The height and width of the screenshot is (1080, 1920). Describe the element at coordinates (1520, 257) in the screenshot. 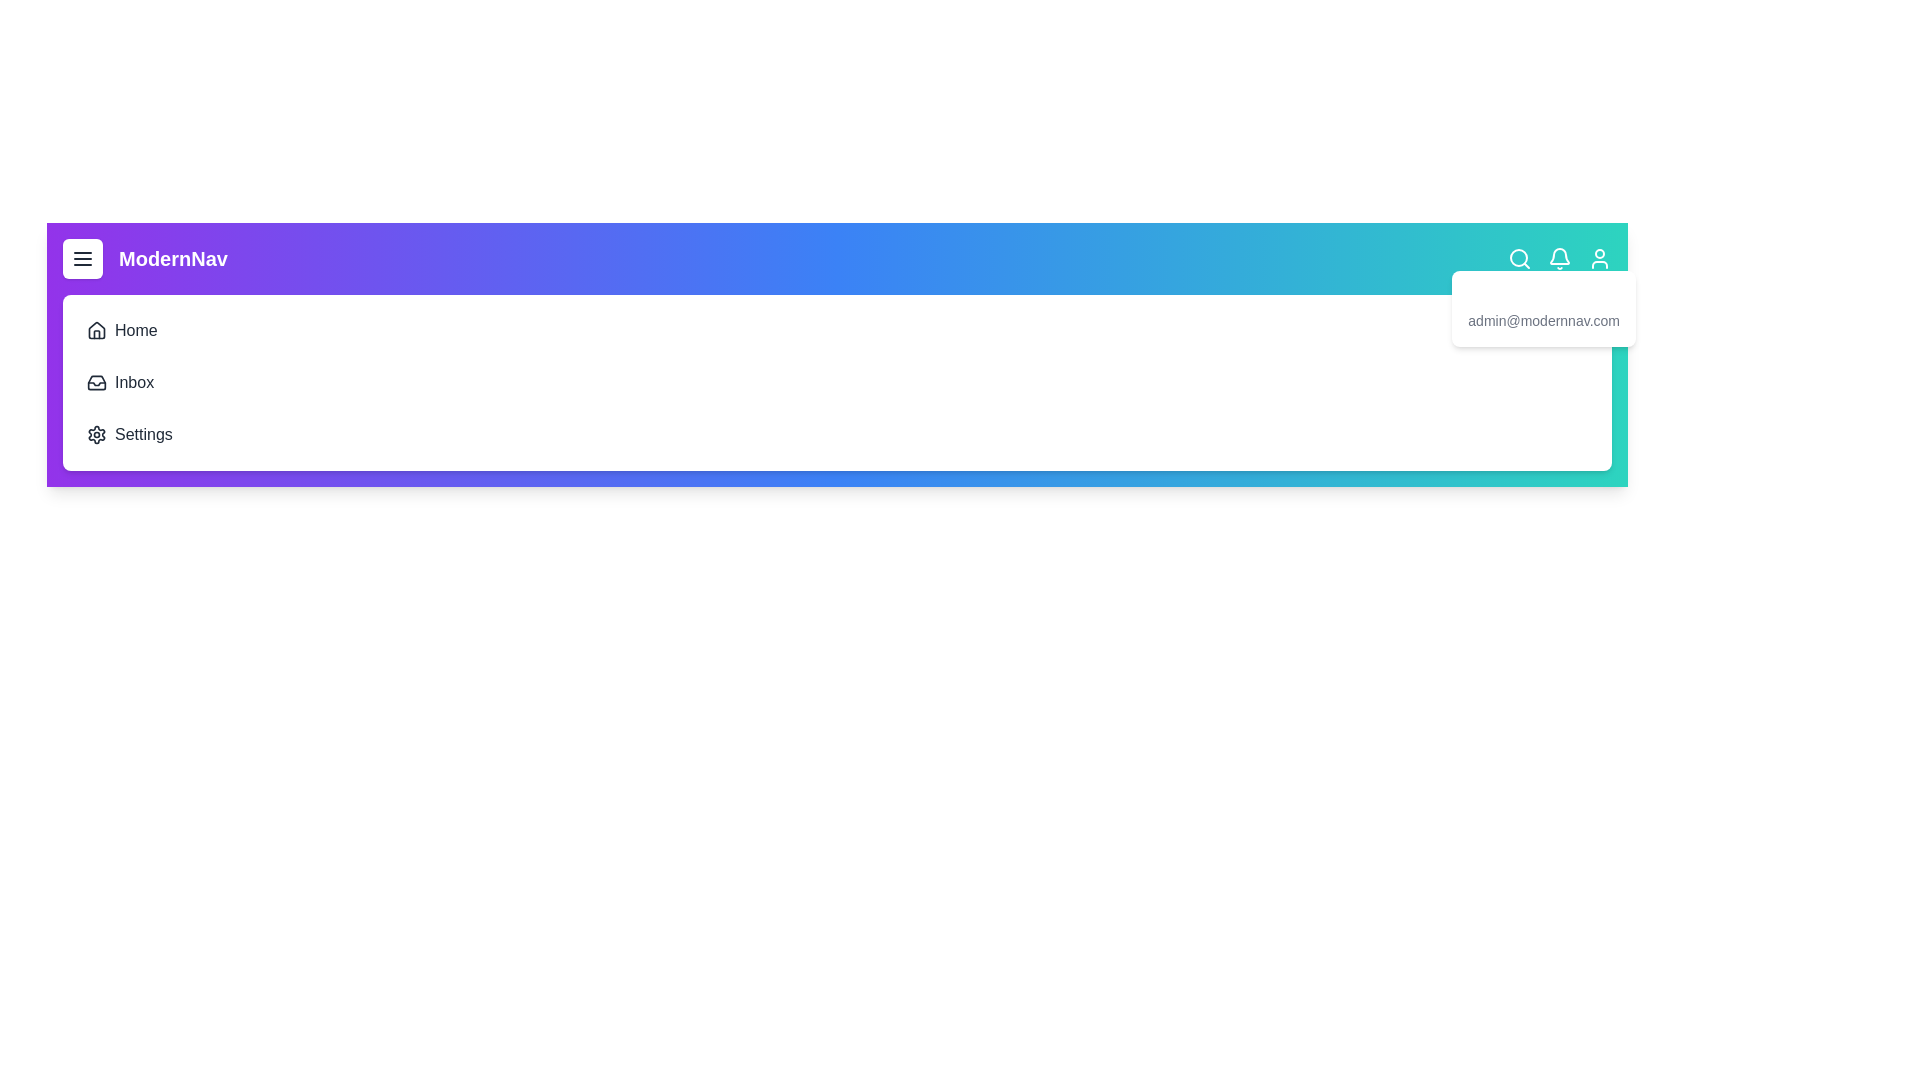

I see `the Search icon` at that location.